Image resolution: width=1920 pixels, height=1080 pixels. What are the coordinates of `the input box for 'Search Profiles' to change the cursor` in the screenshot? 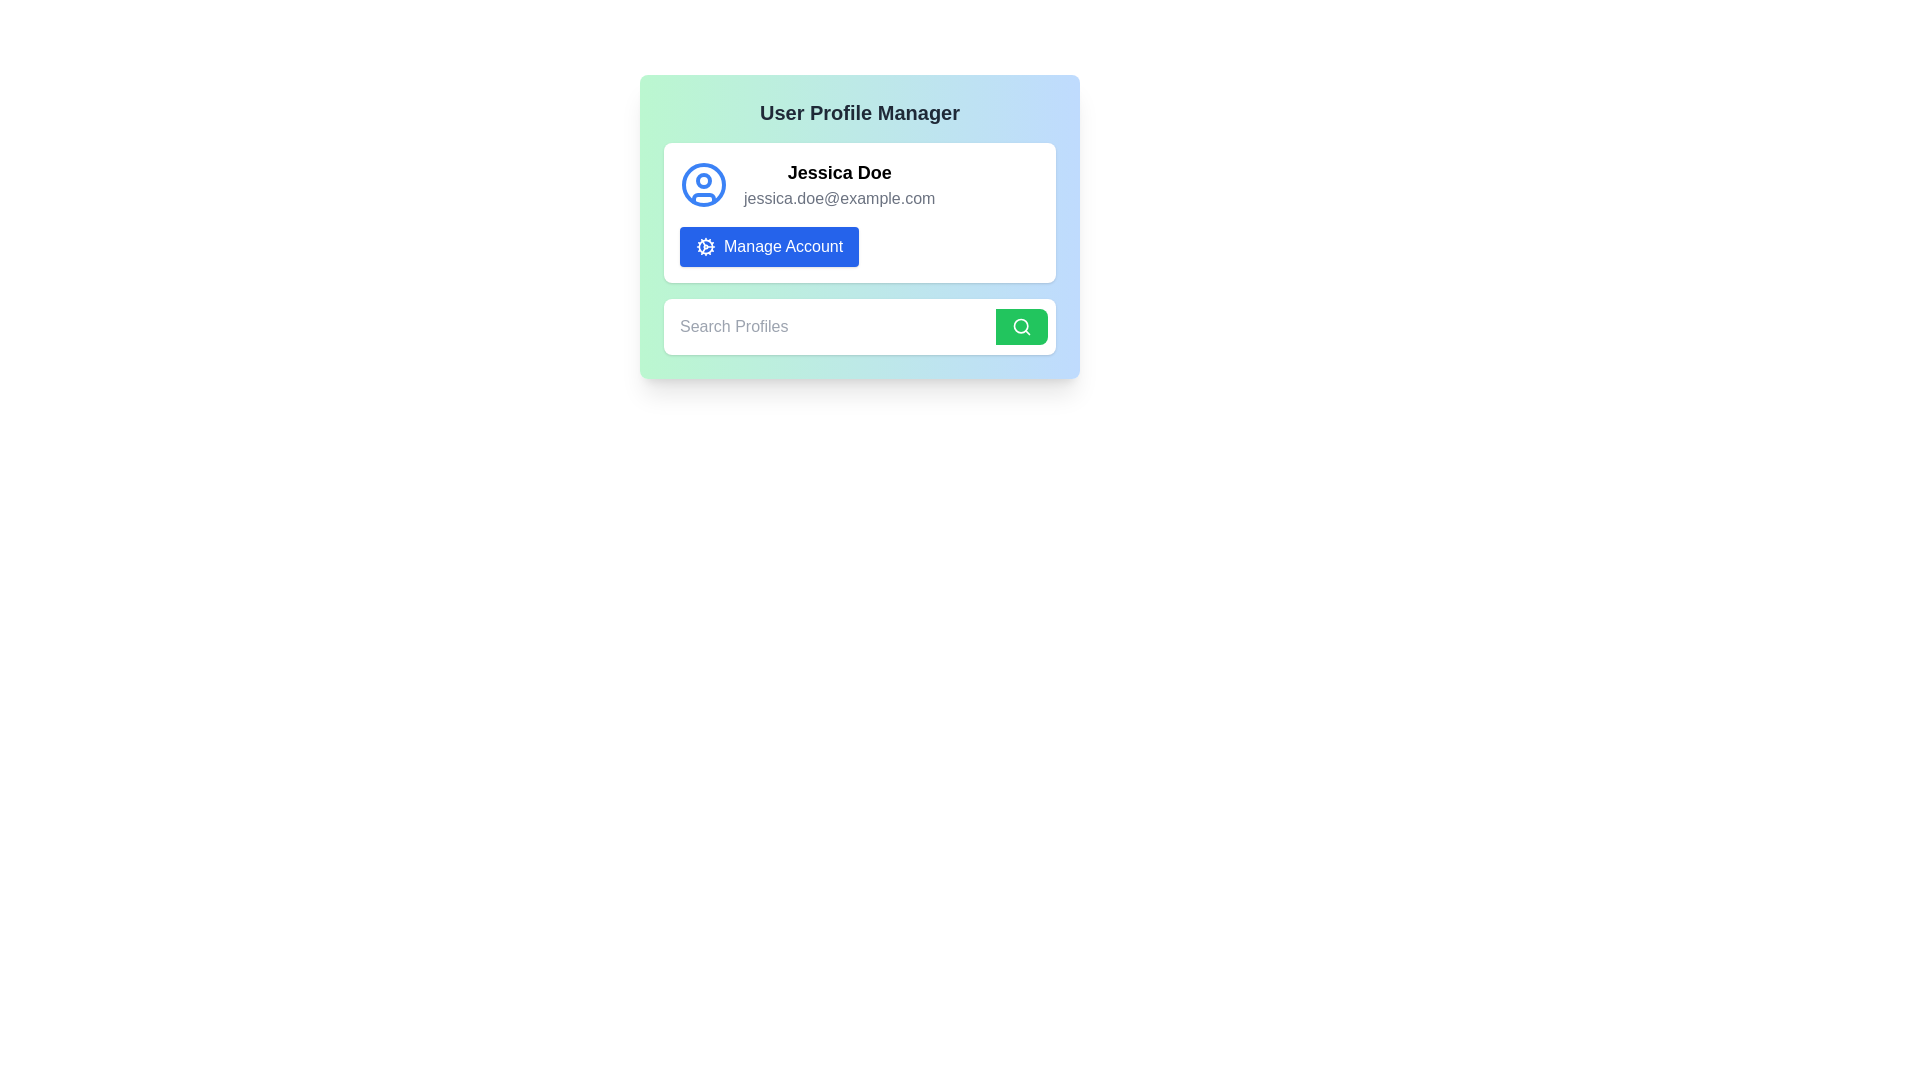 It's located at (834, 326).